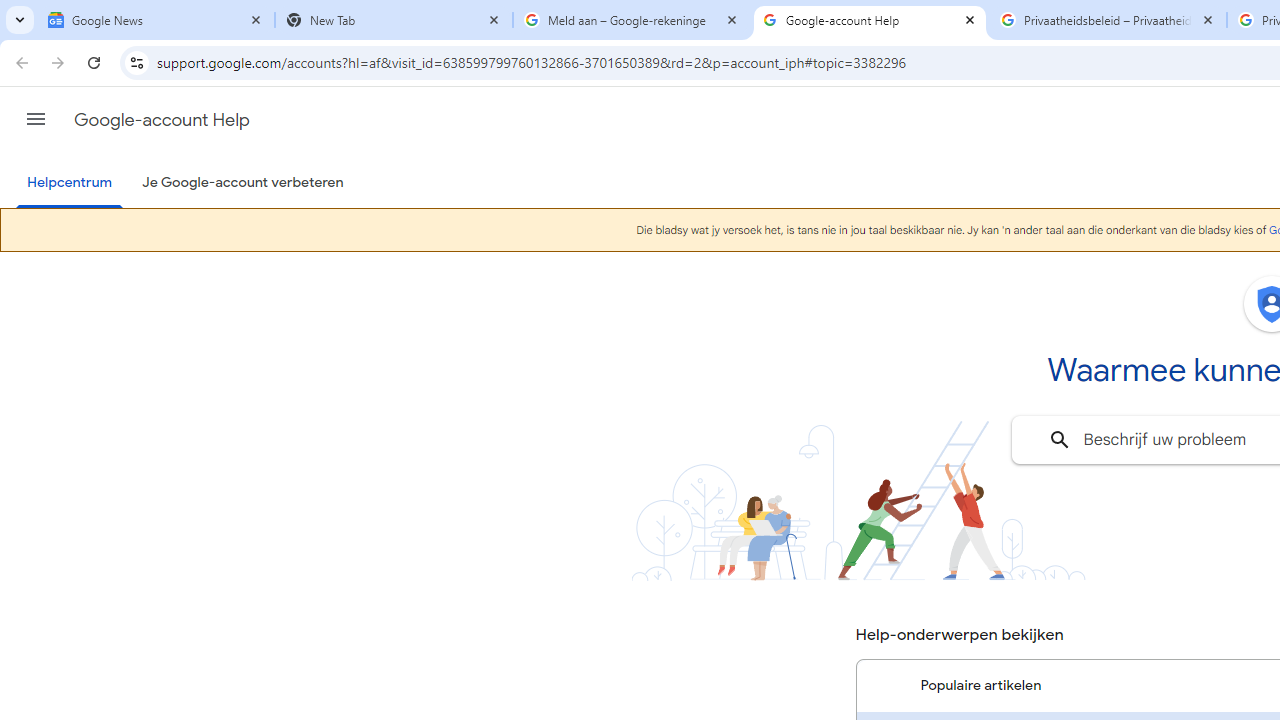  I want to click on 'Hoofdmenu', so click(35, 119).